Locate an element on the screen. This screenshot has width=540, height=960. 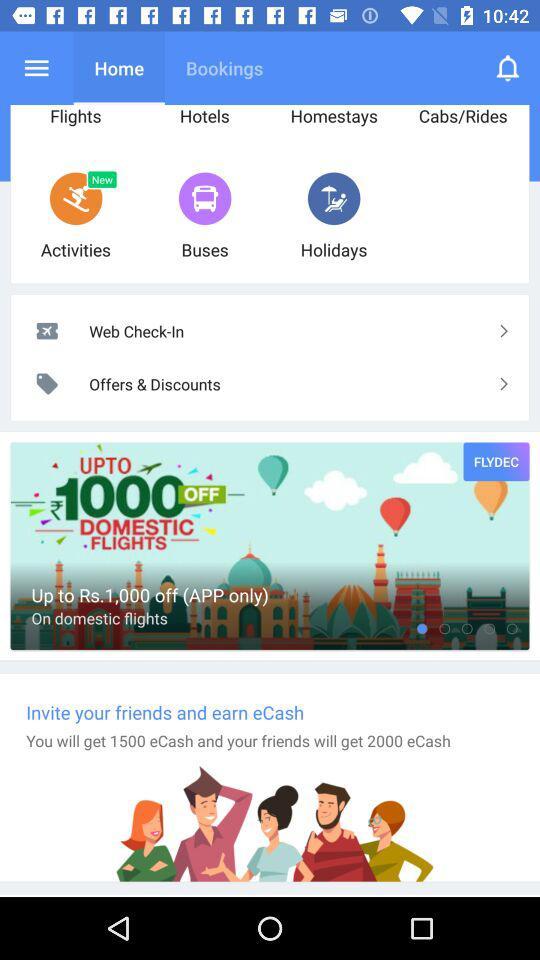
item next to the homestays icon is located at coordinates (508, 68).